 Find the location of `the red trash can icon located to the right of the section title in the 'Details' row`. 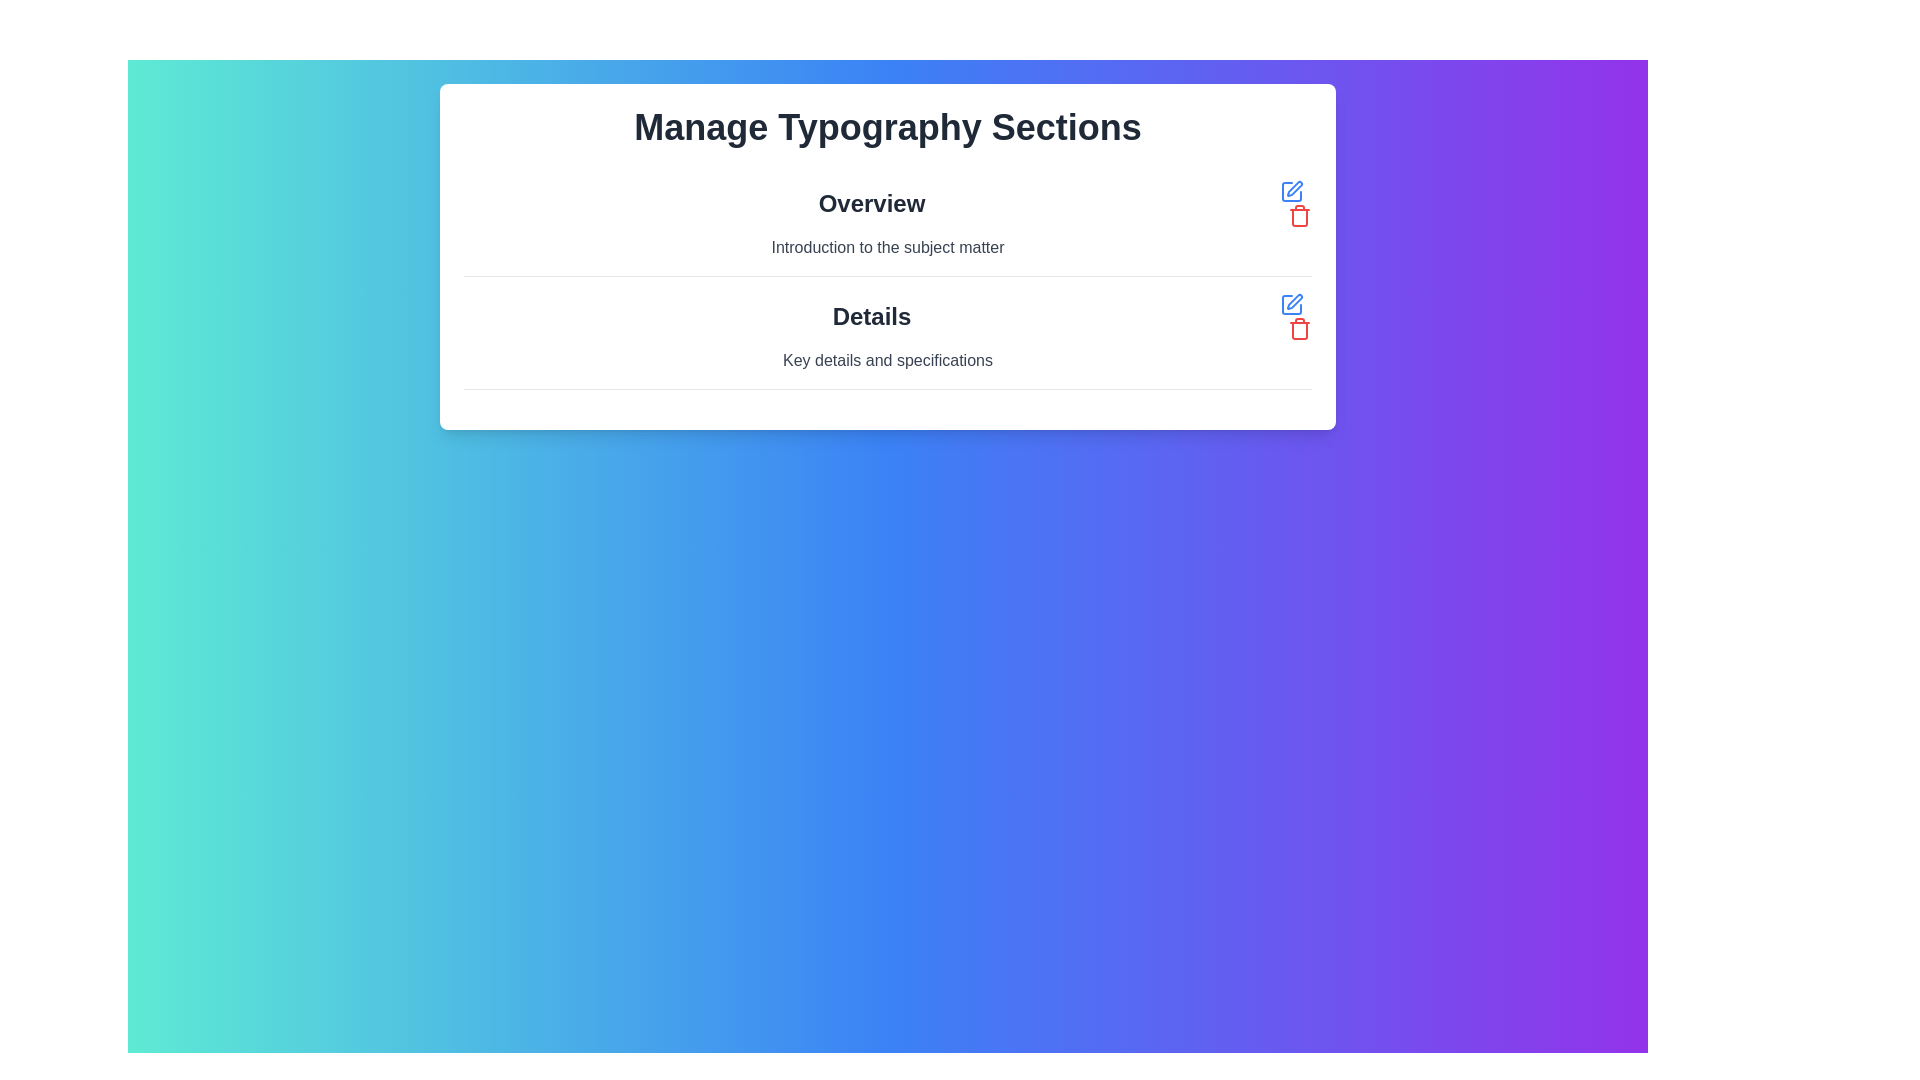

the red trash can icon located to the right of the section title in the 'Details' row is located at coordinates (1300, 218).